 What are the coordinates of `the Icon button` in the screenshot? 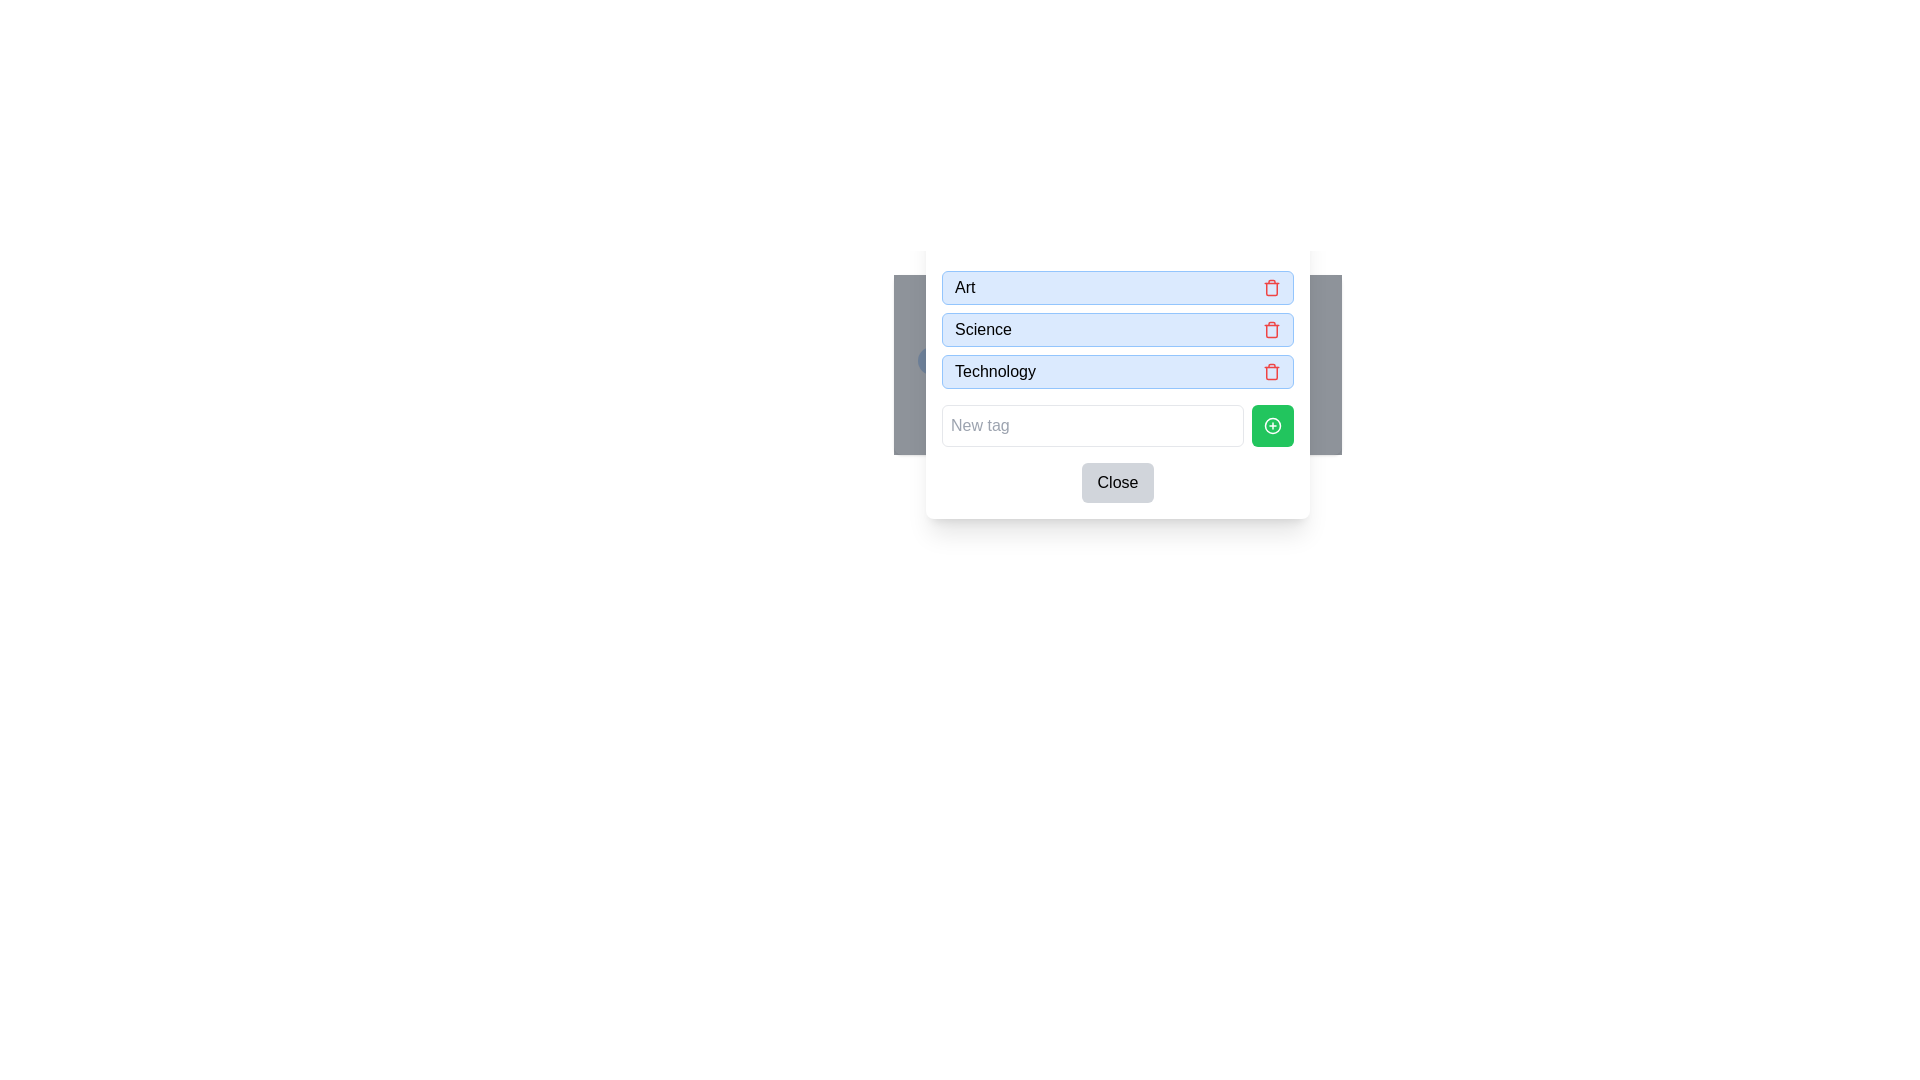 It's located at (1271, 288).